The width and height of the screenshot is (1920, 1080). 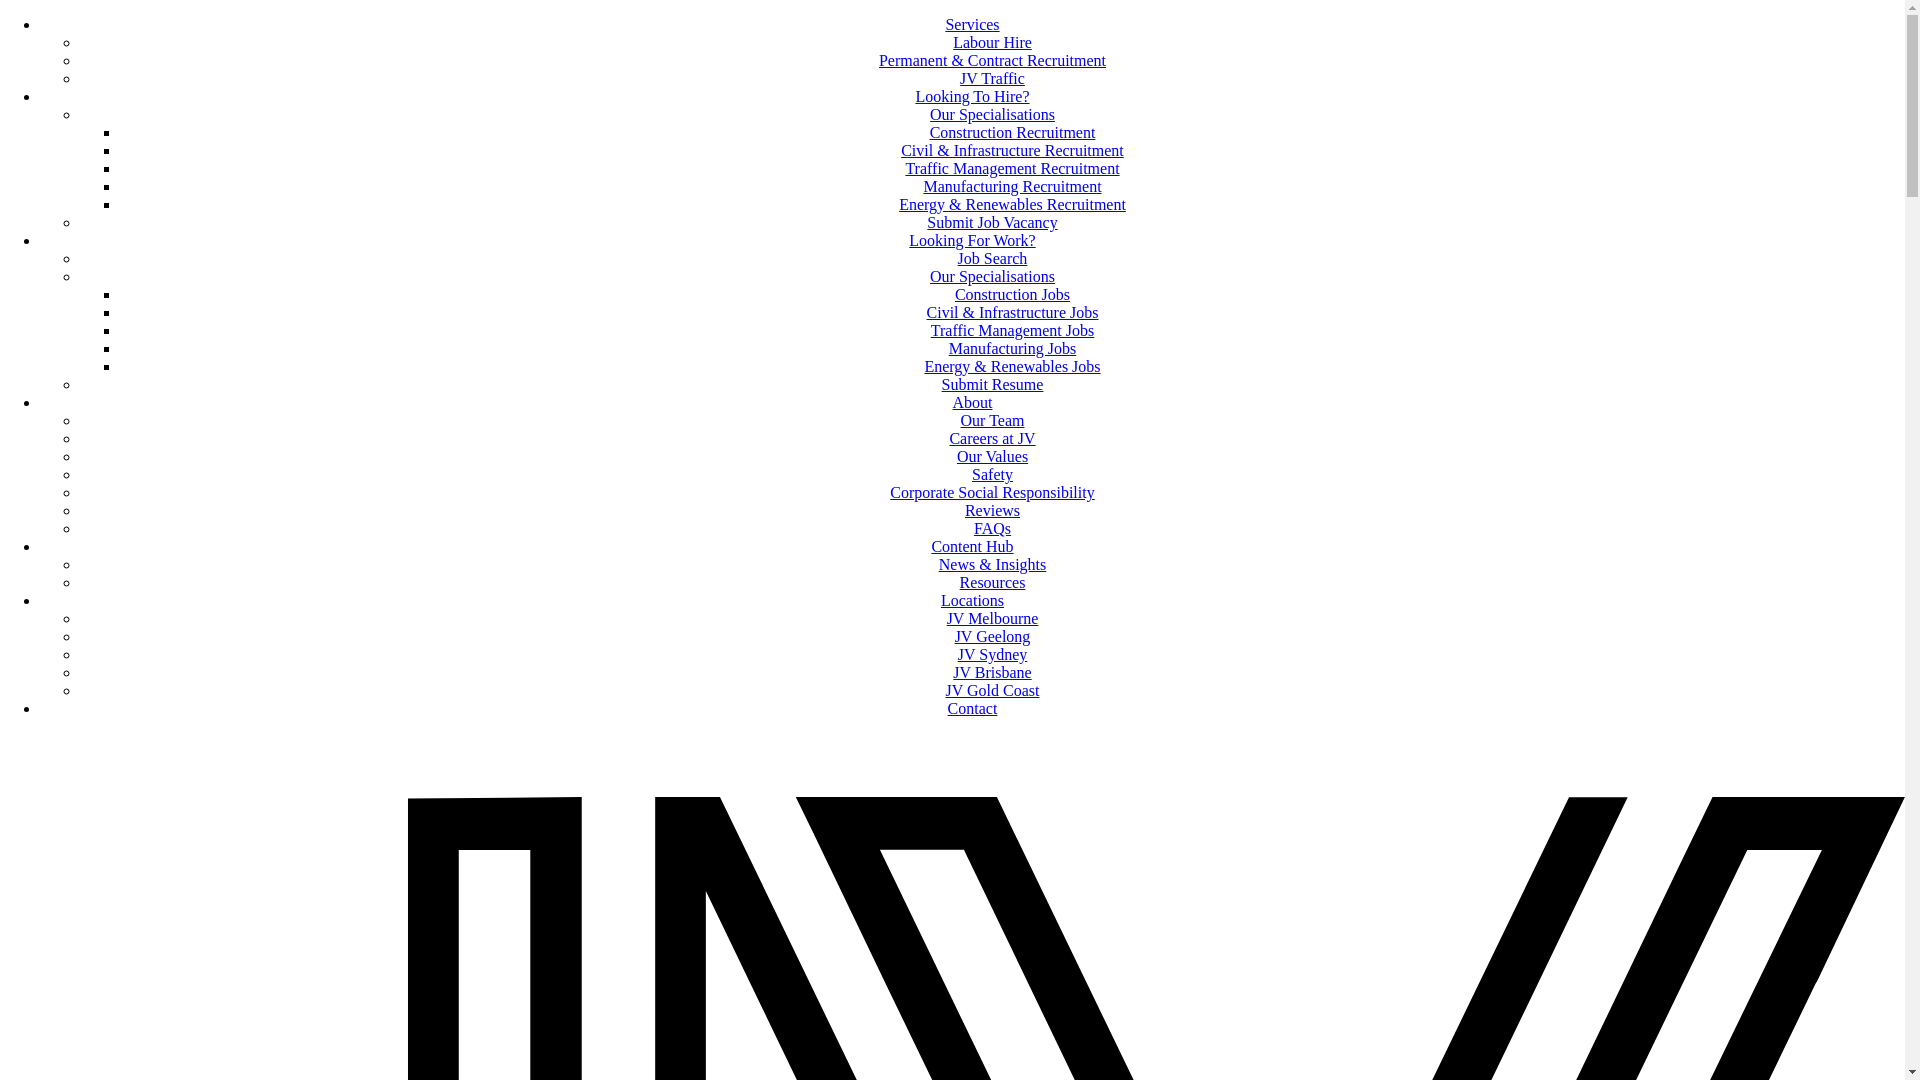 What do you see at coordinates (972, 599) in the screenshot?
I see `'Locations'` at bounding box center [972, 599].